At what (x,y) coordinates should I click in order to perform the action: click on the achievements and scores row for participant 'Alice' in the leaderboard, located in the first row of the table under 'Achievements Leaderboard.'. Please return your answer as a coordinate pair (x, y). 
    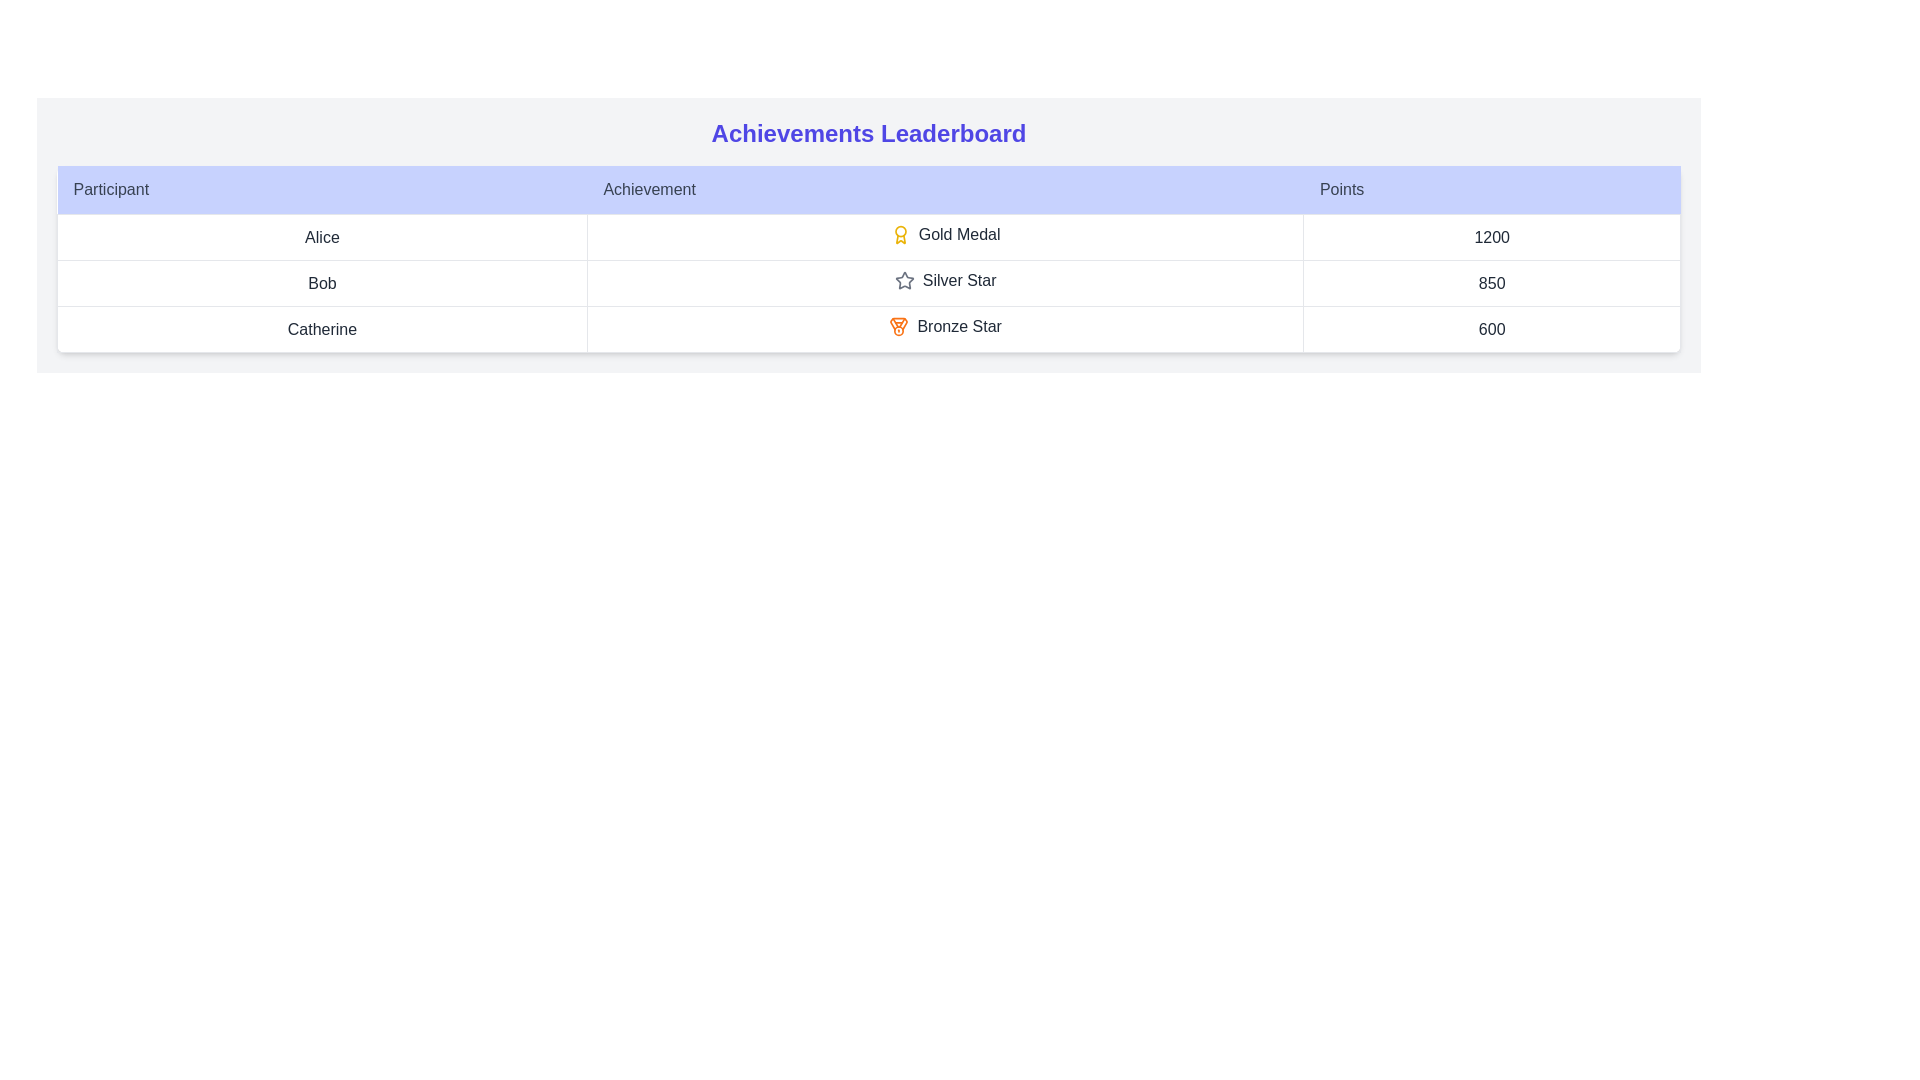
    Looking at the image, I should click on (868, 236).